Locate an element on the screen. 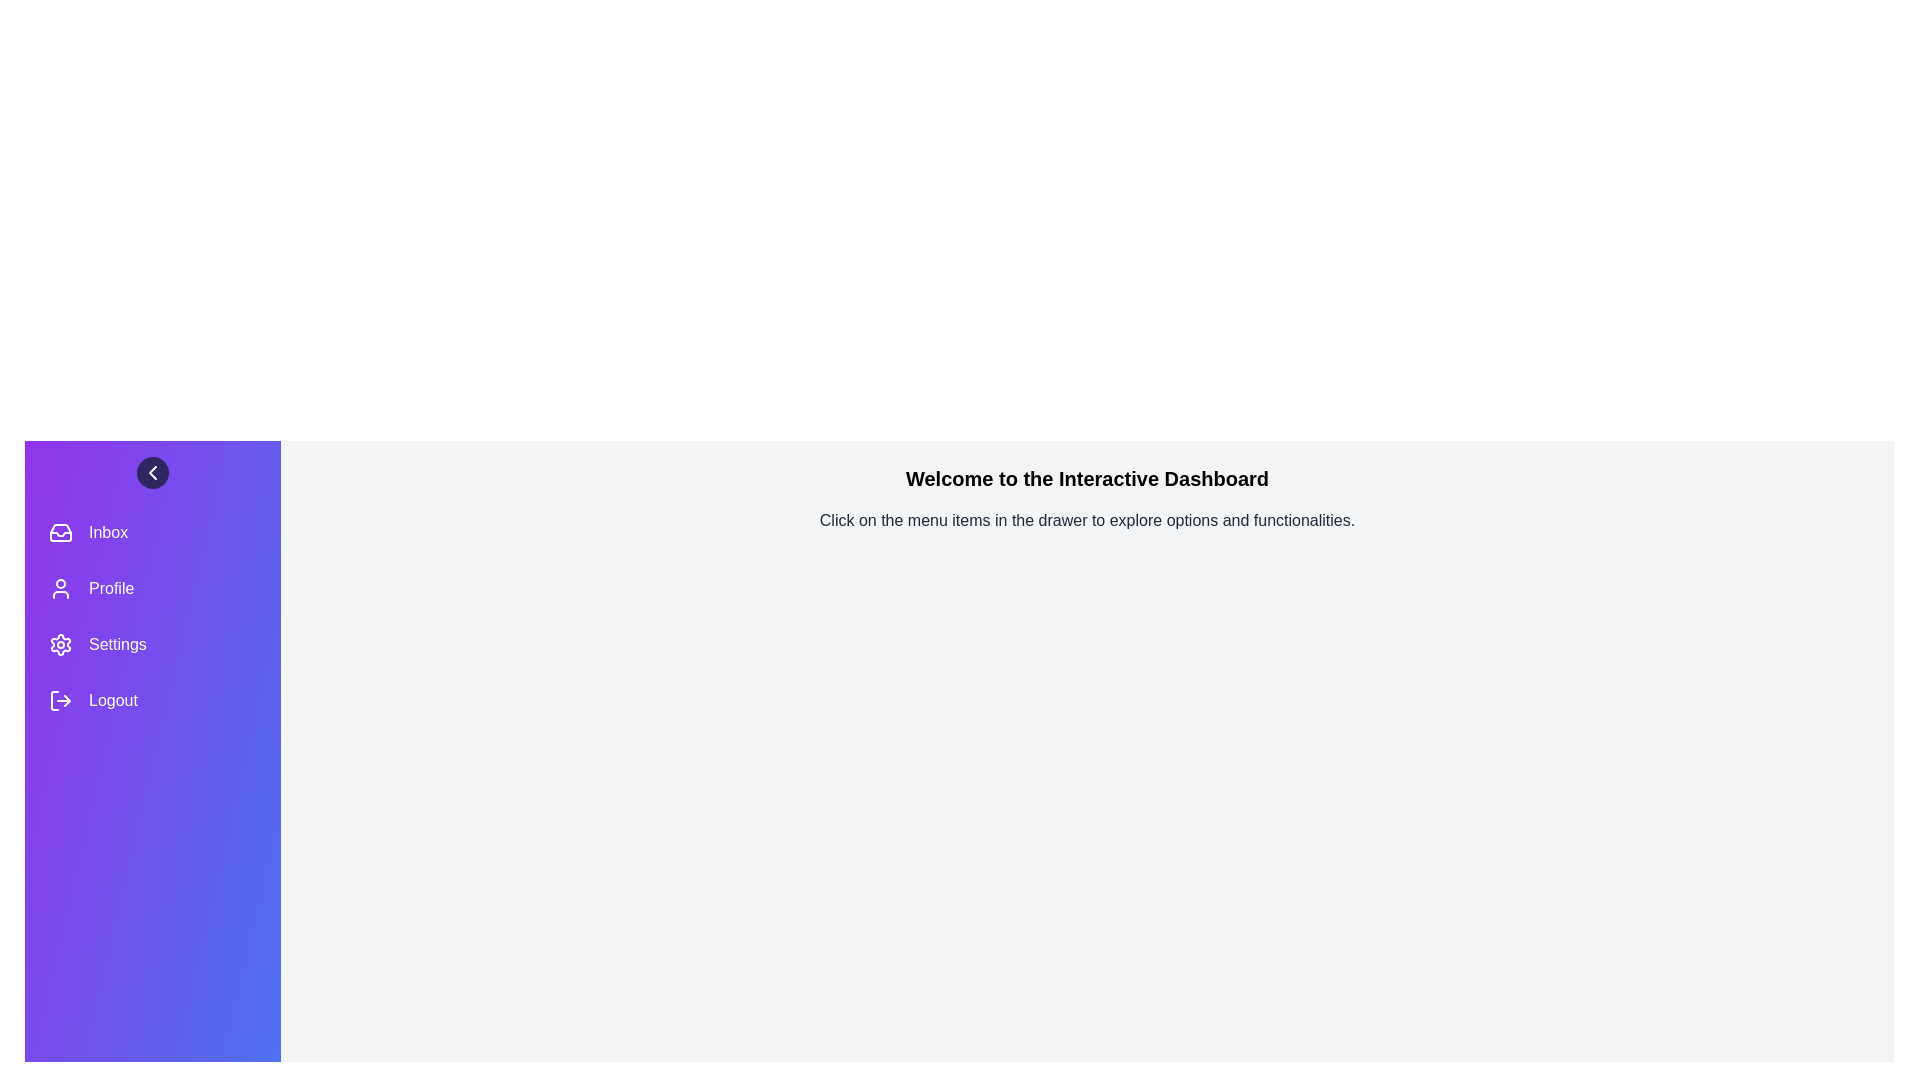 This screenshot has width=1920, height=1080. the text area containing the welcome message and instructions is located at coordinates (1086, 478).